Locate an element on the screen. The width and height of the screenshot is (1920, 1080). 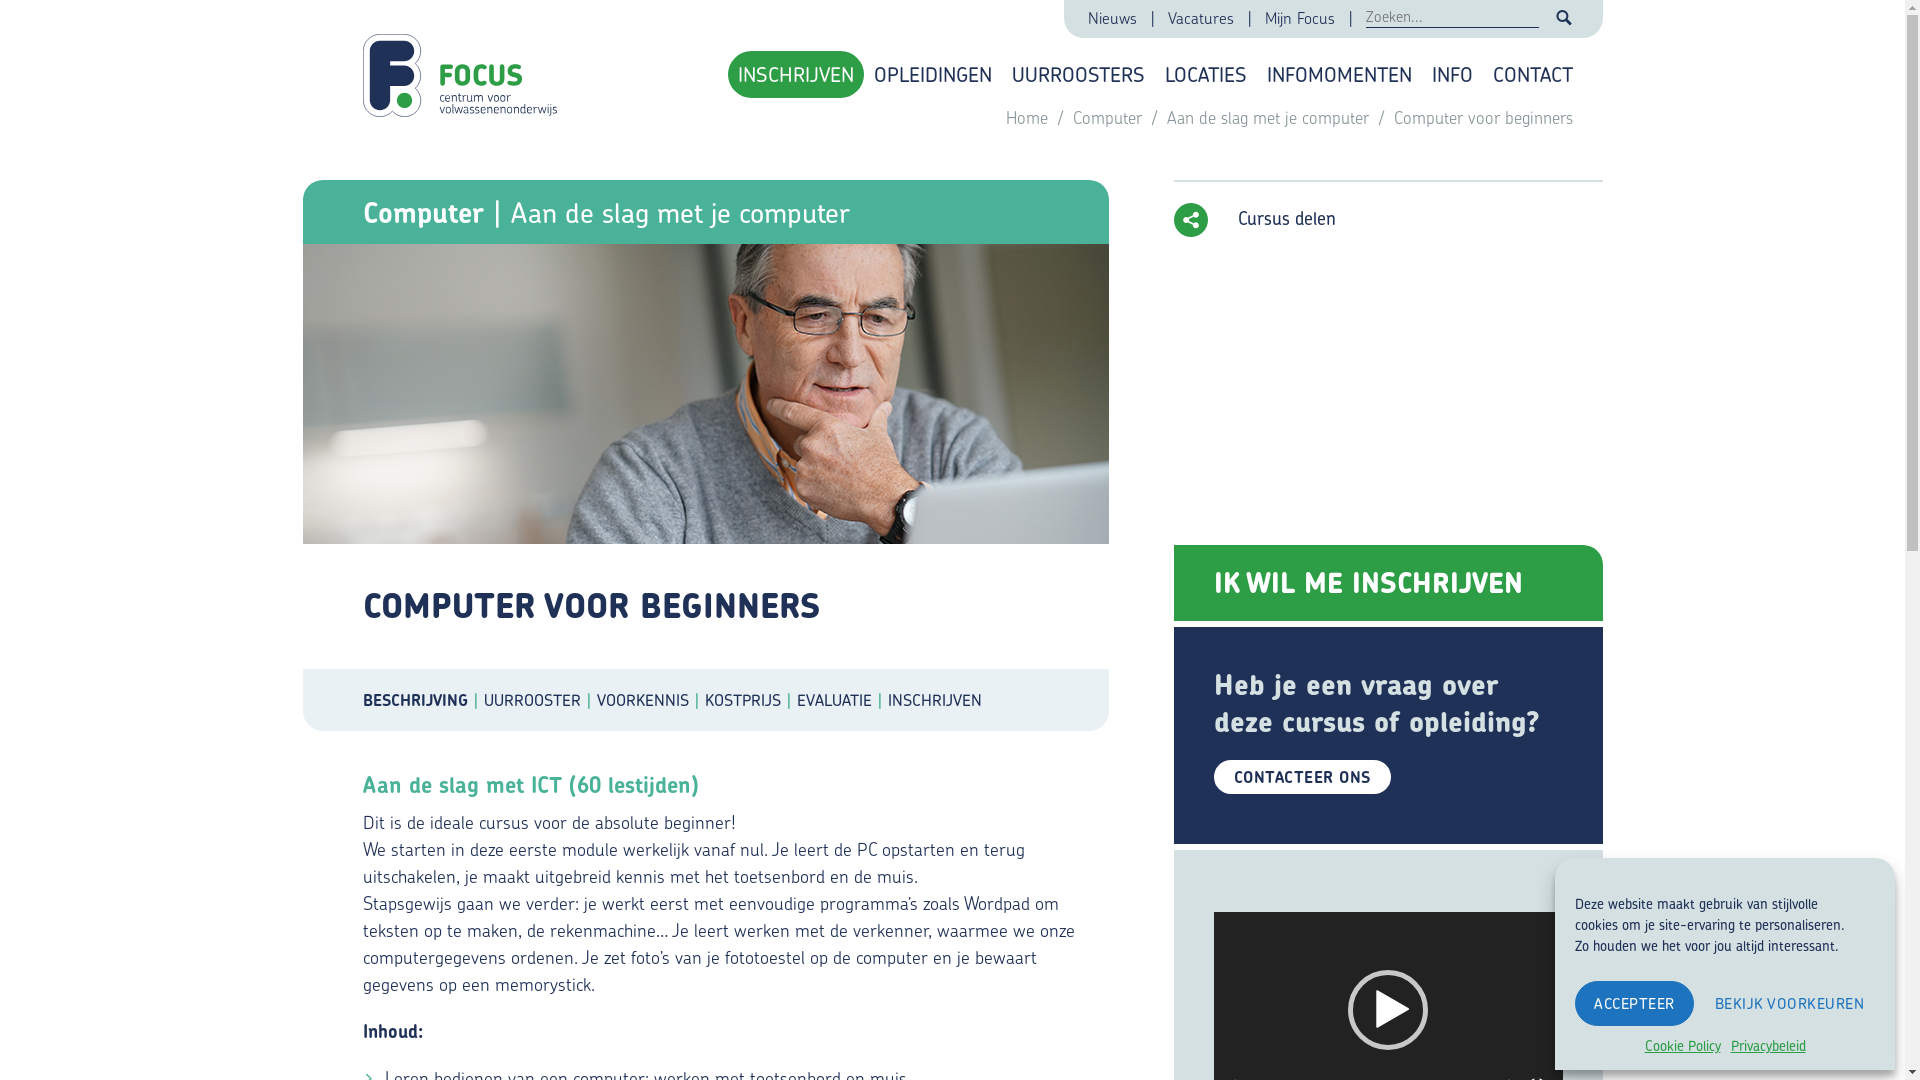
'UURROOSTER' is located at coordinates (540, 698).